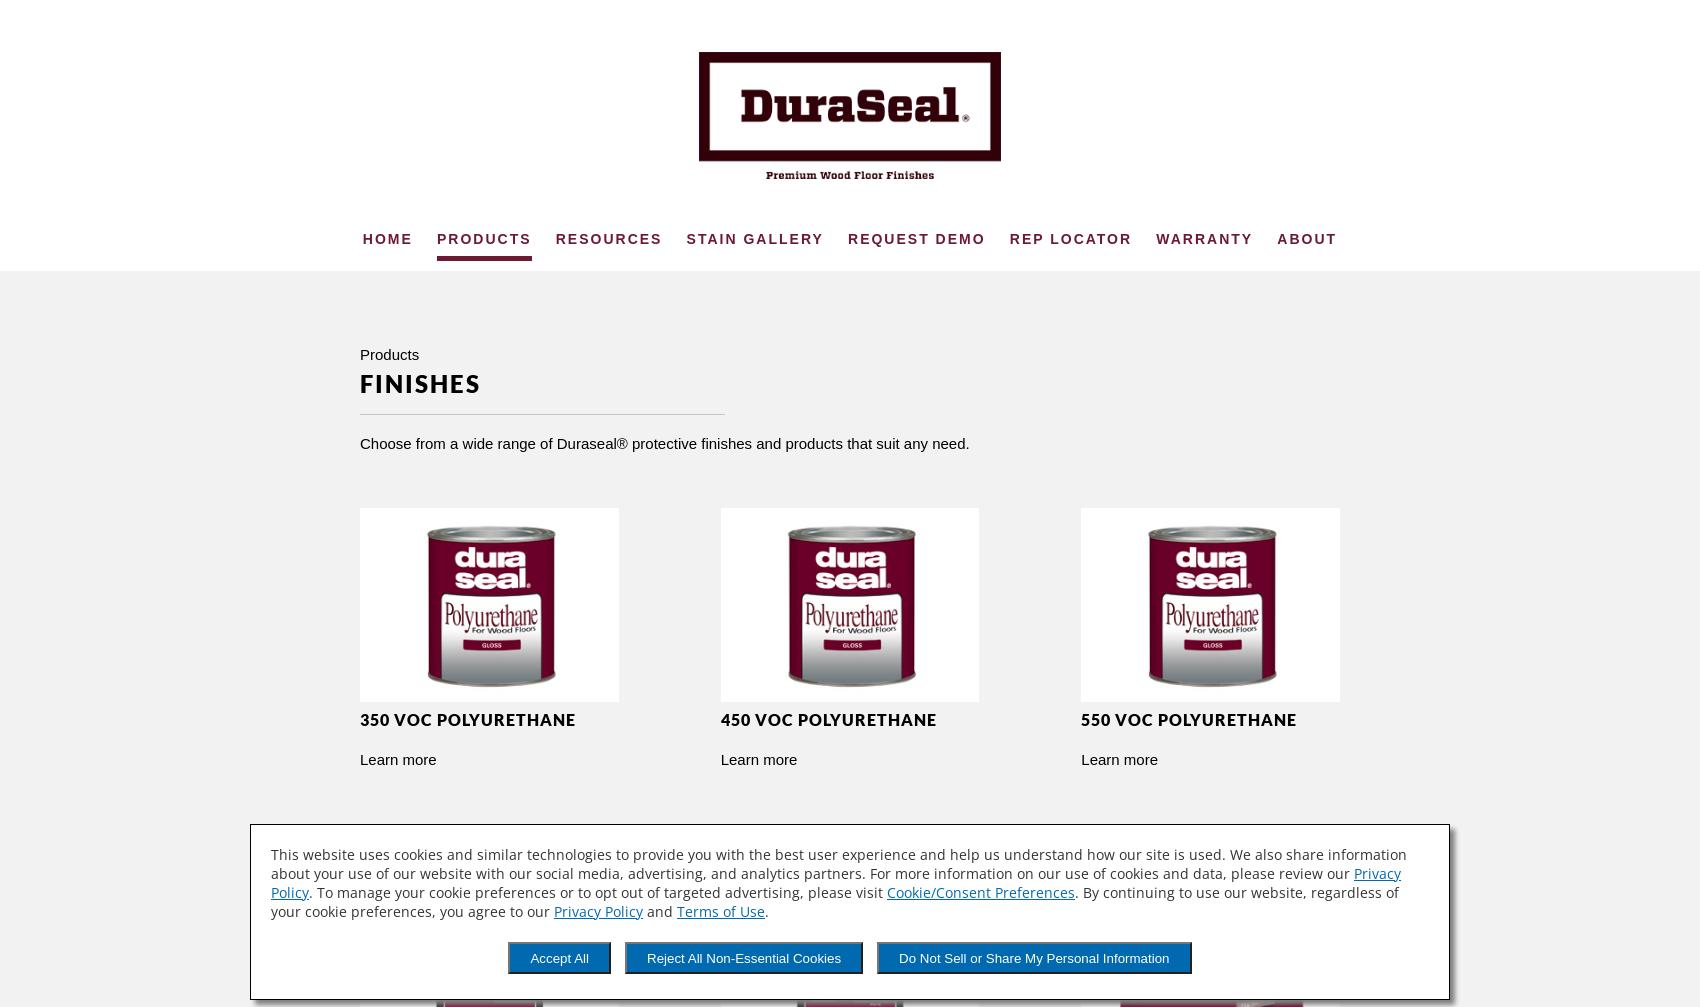 The image size is (1700, 1007). I want to click on '350 VOC Polyurethane', so click(468, 718).